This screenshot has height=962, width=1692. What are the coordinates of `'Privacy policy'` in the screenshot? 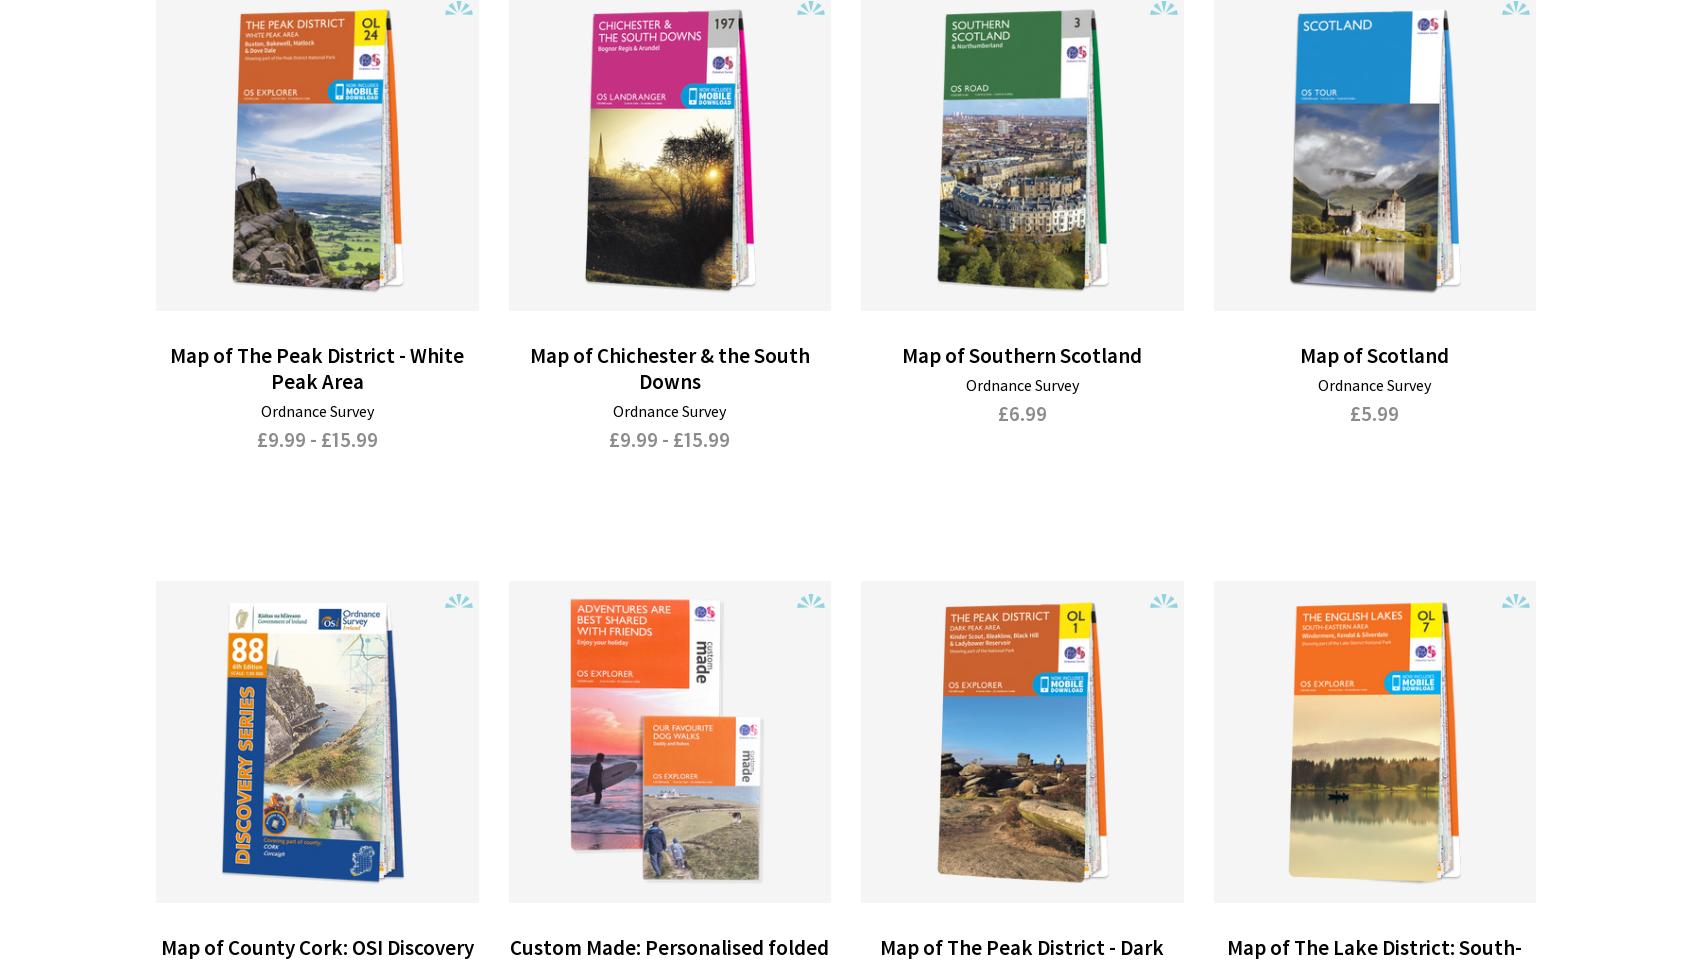 It's located at (992, 823).